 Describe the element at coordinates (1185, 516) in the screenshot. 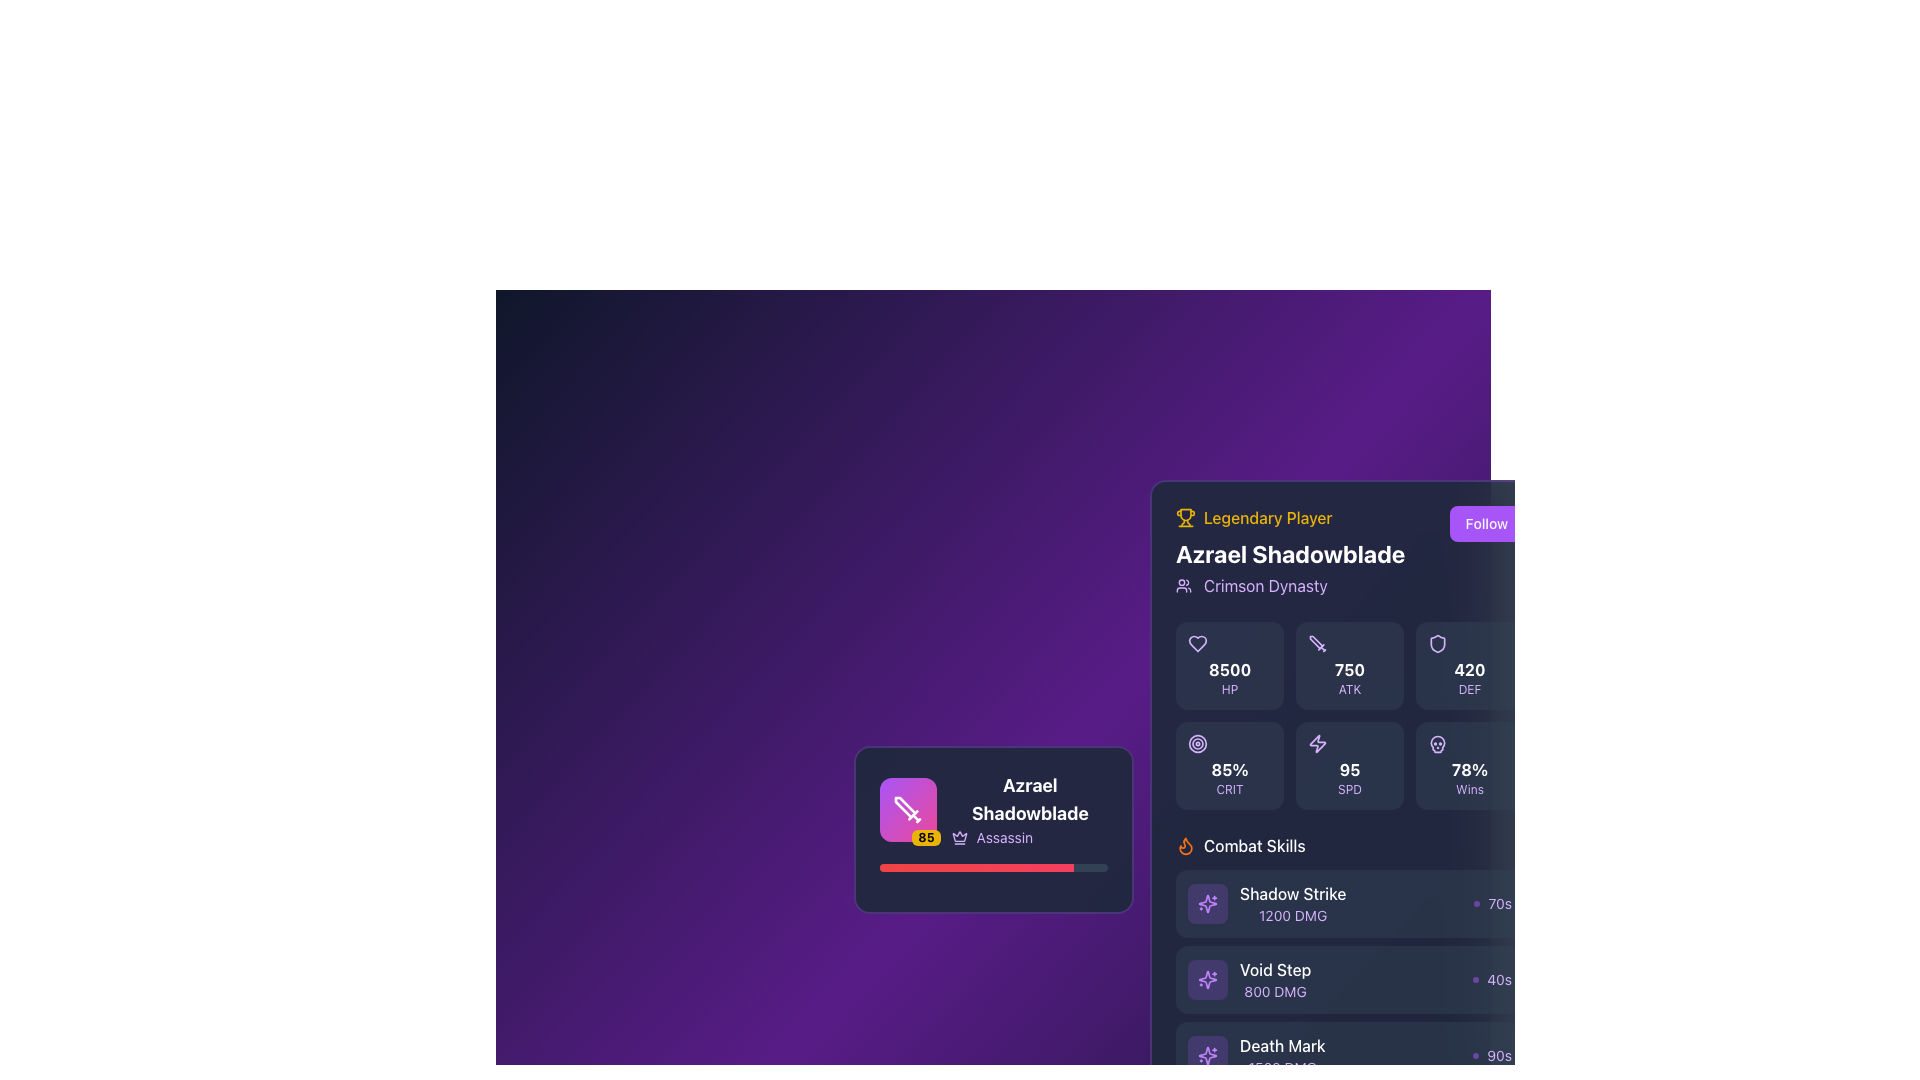

I see `the 'Legendary Player' icon located at the top-left corner of the section, which visually emphasizes the achievement of being a 'Legendary Player.'` at that location.